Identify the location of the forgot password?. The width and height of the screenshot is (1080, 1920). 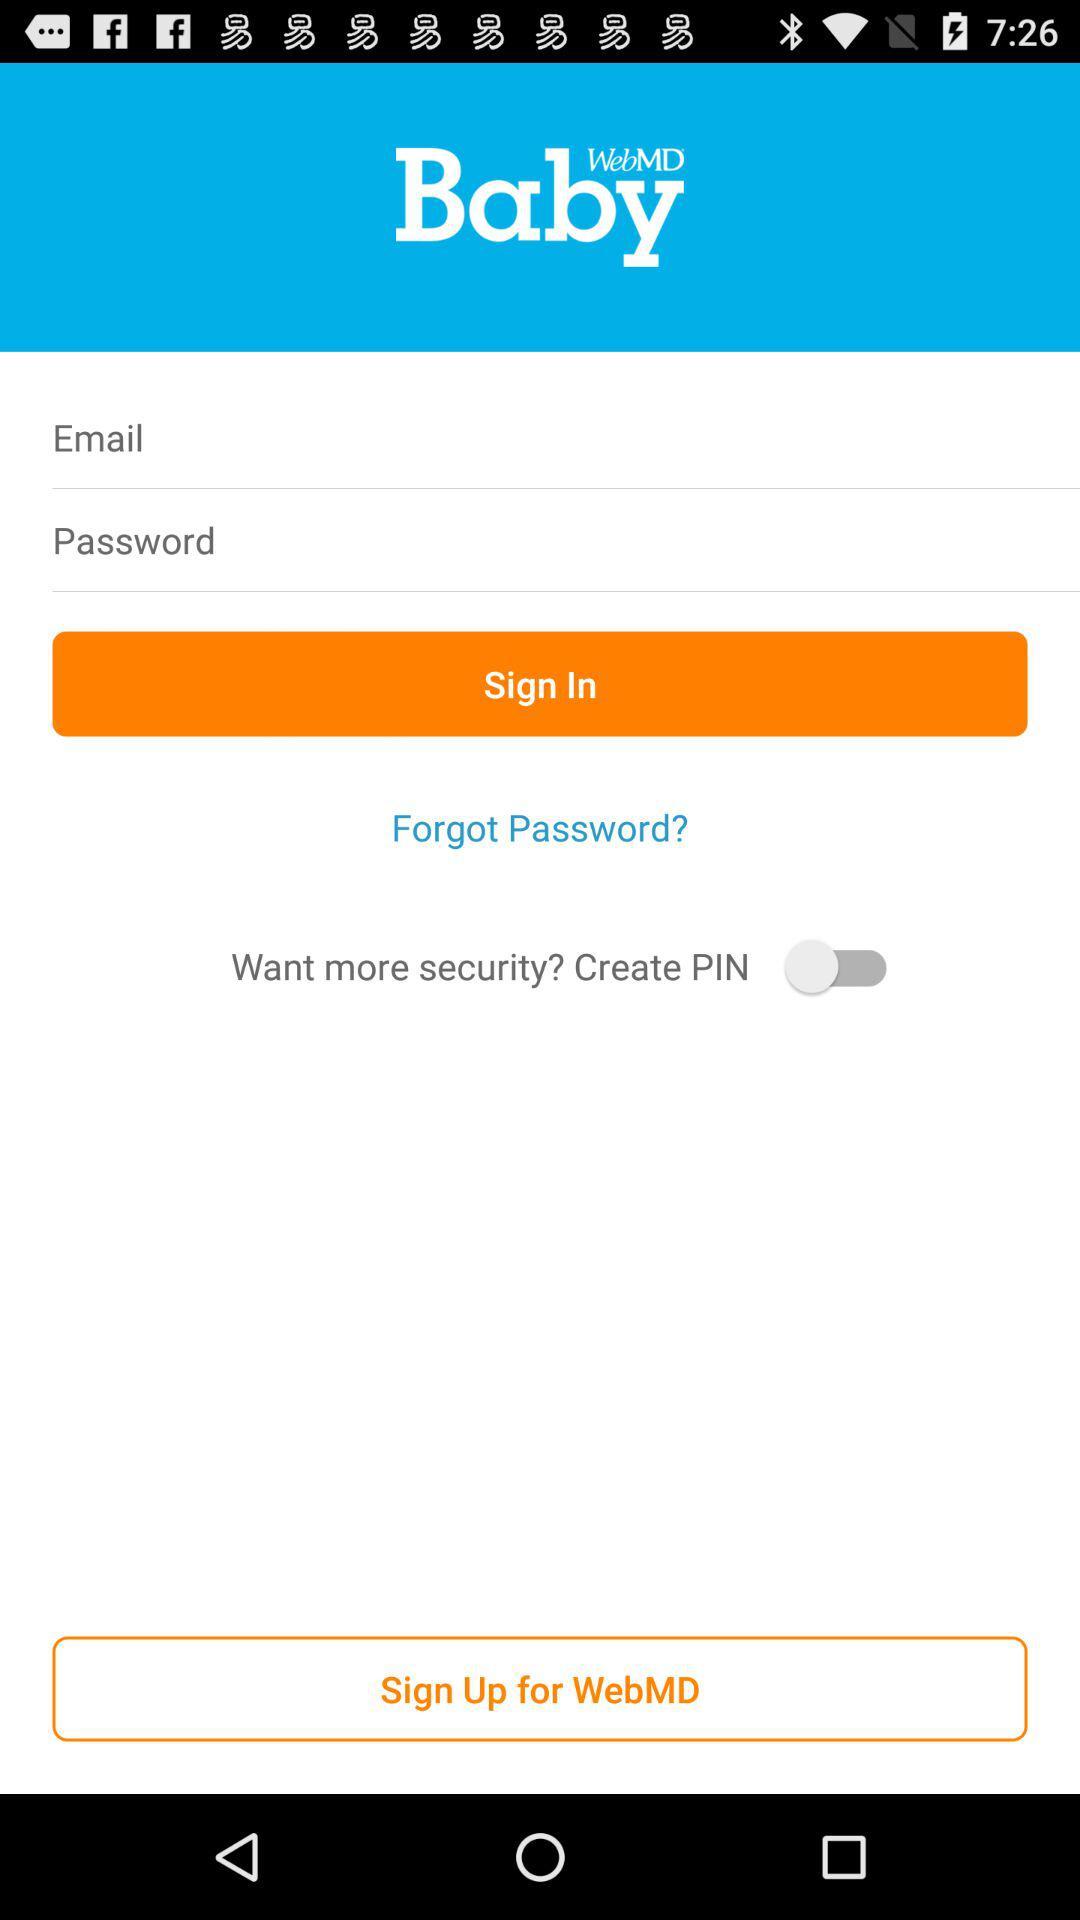
(540, 827).